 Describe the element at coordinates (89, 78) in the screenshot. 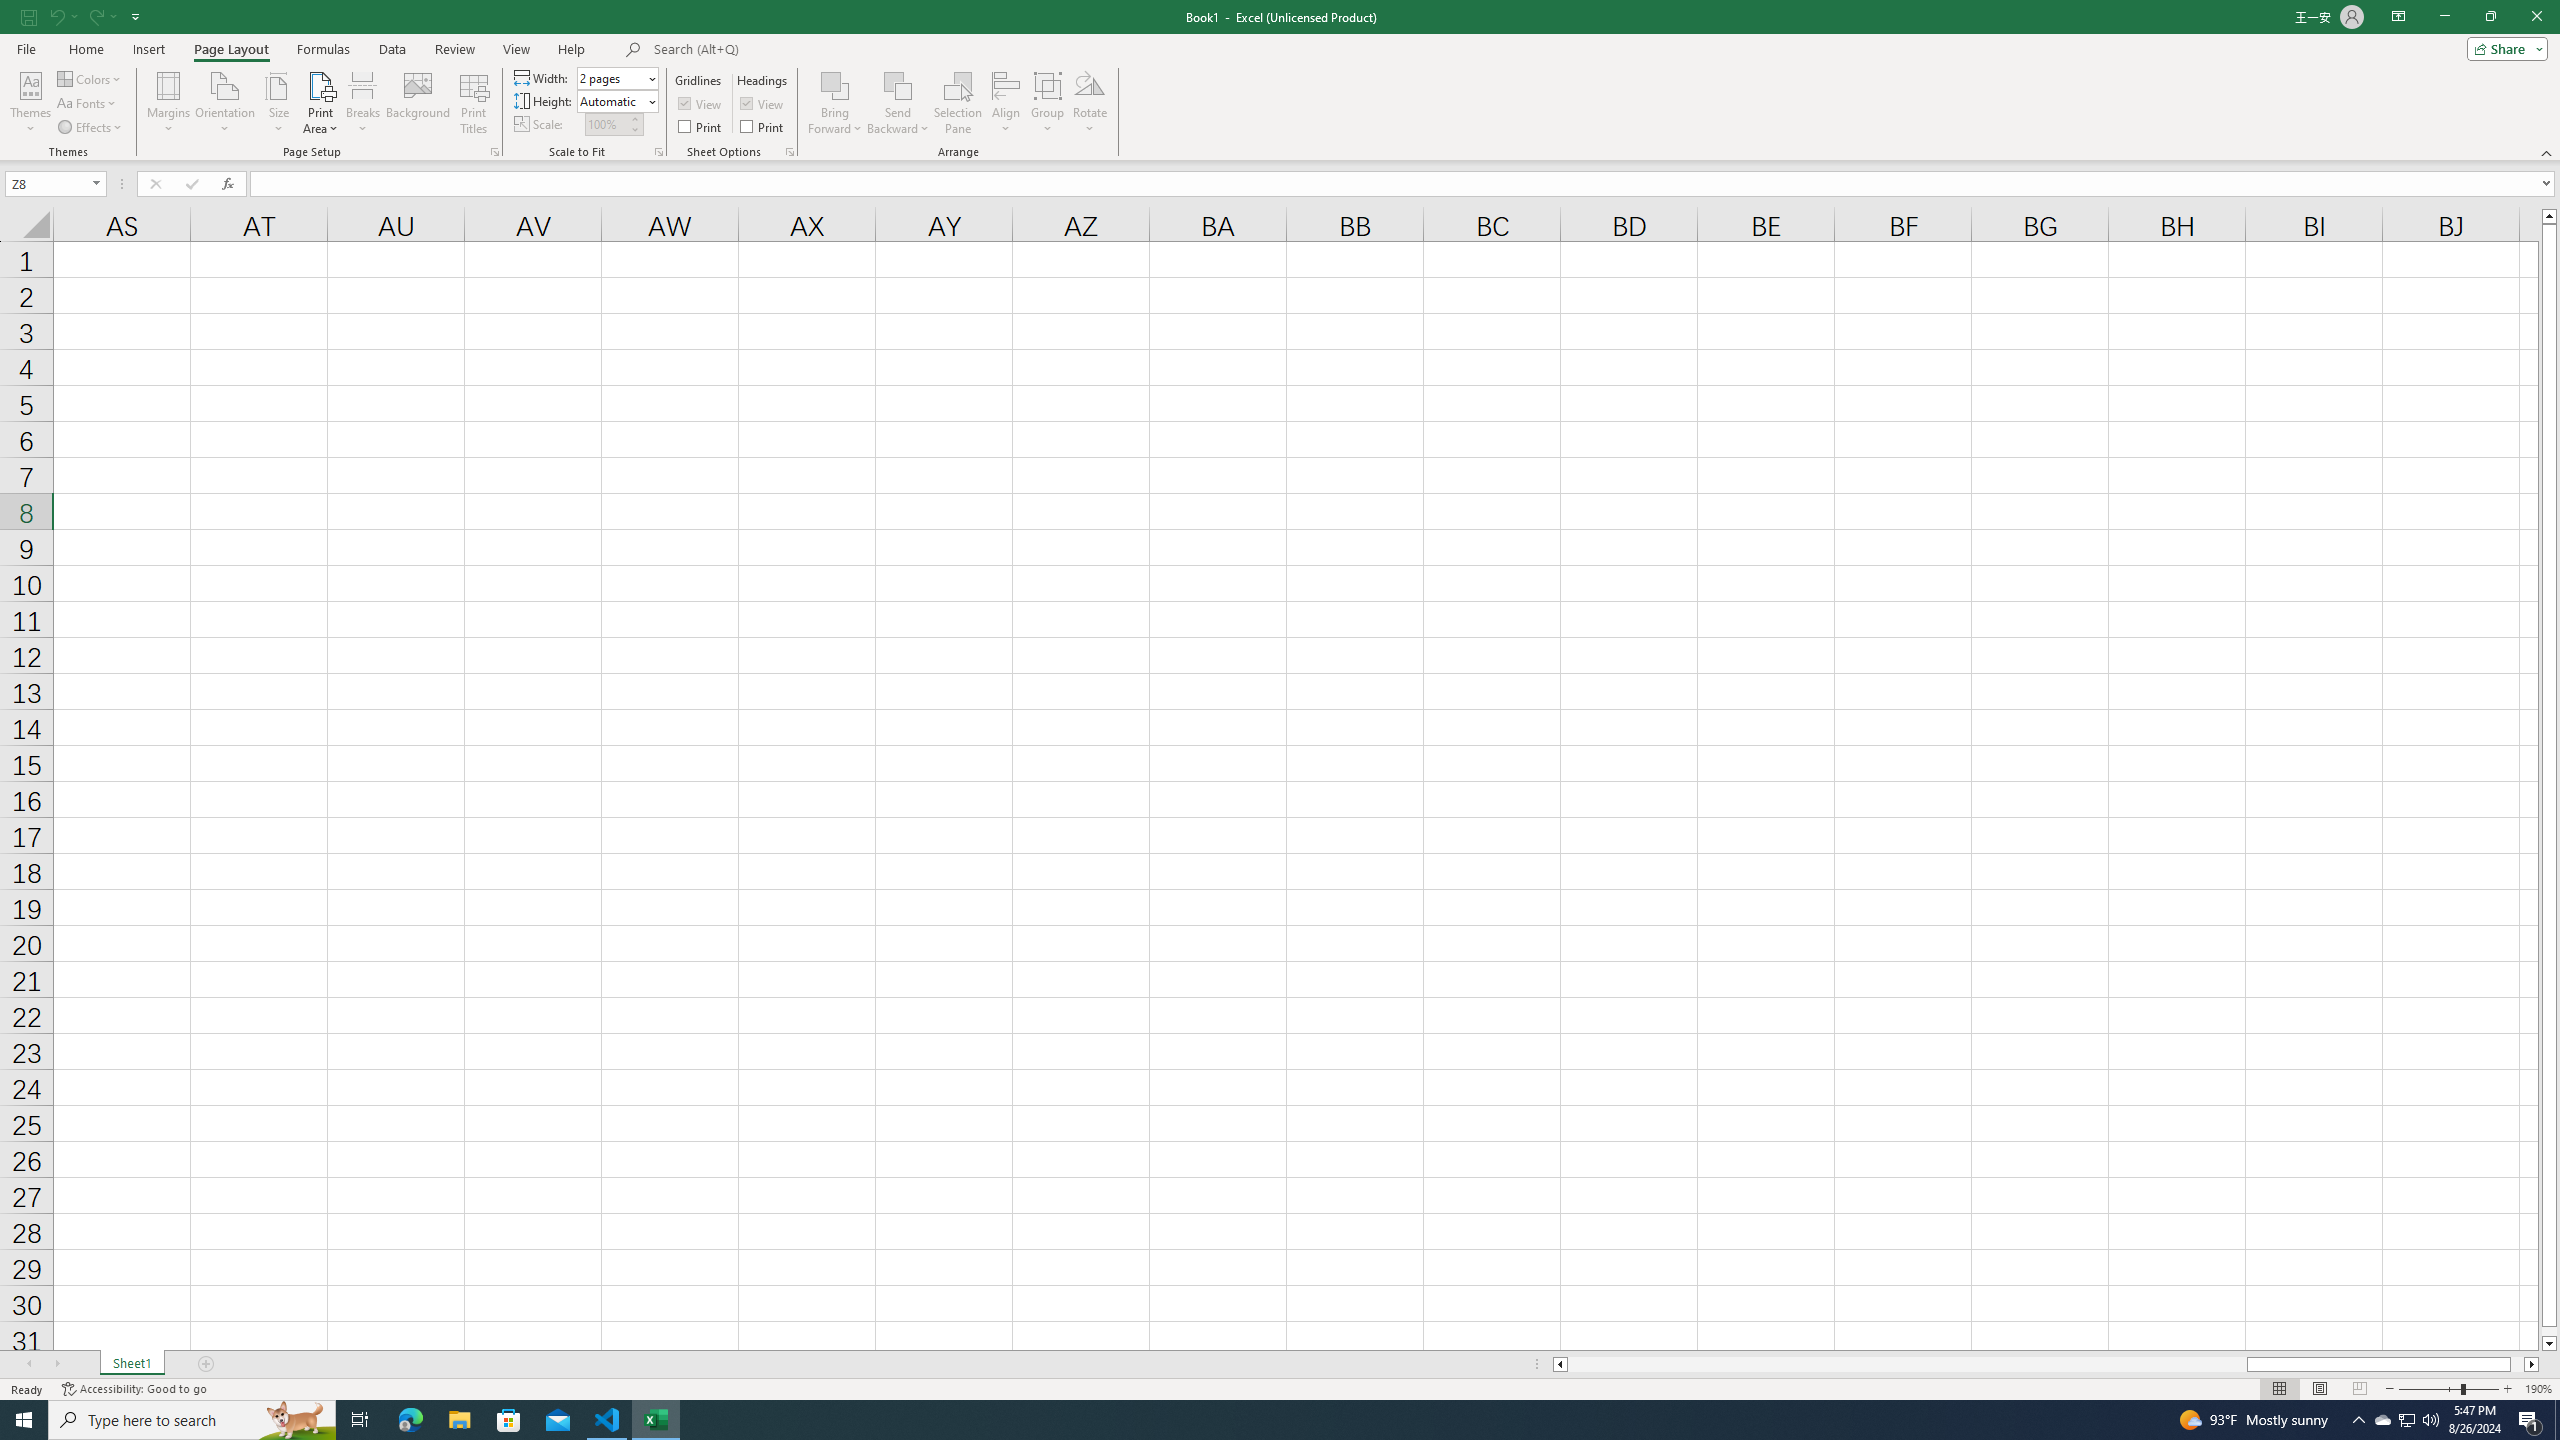

I see `'Colors'` at that location.